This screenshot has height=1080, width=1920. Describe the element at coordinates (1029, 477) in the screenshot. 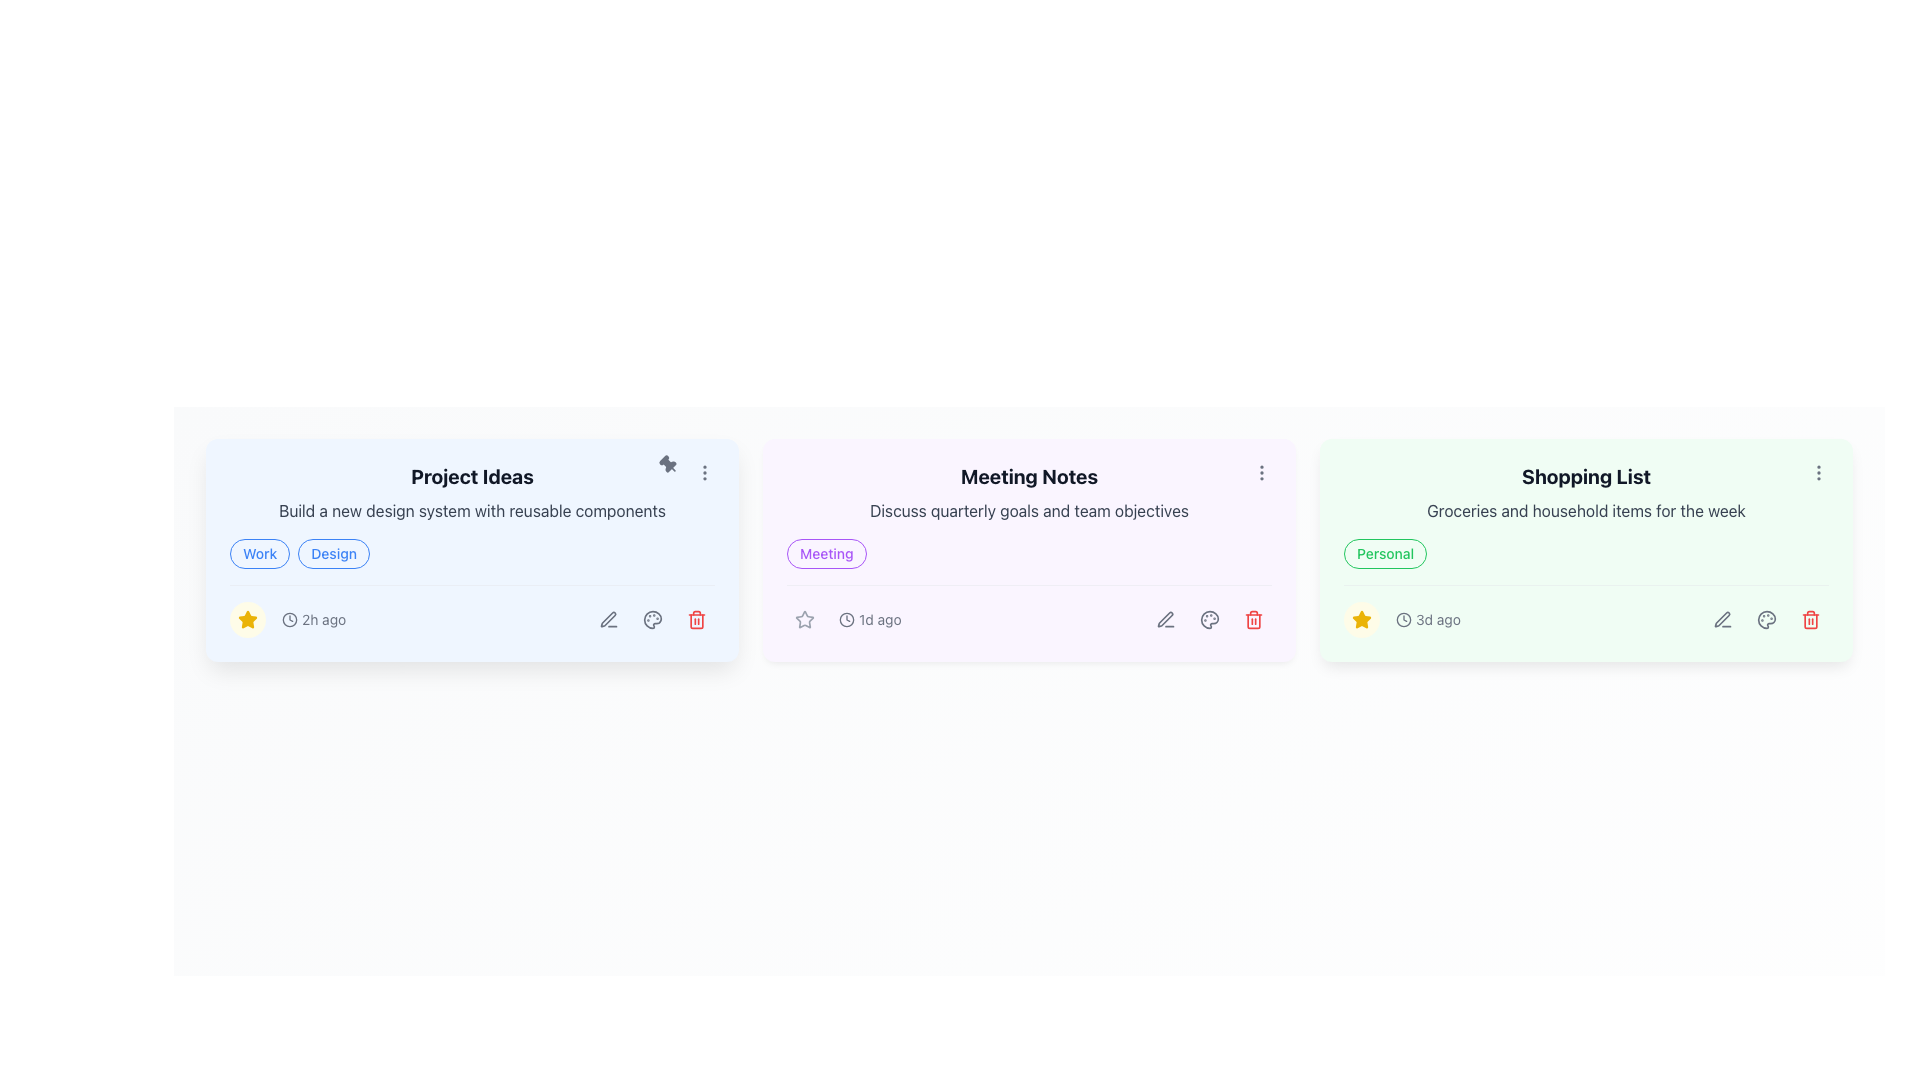

I see `the text element 'Meeting Notes' which serves as the title of the note card, located at the top center of the card` at that location.